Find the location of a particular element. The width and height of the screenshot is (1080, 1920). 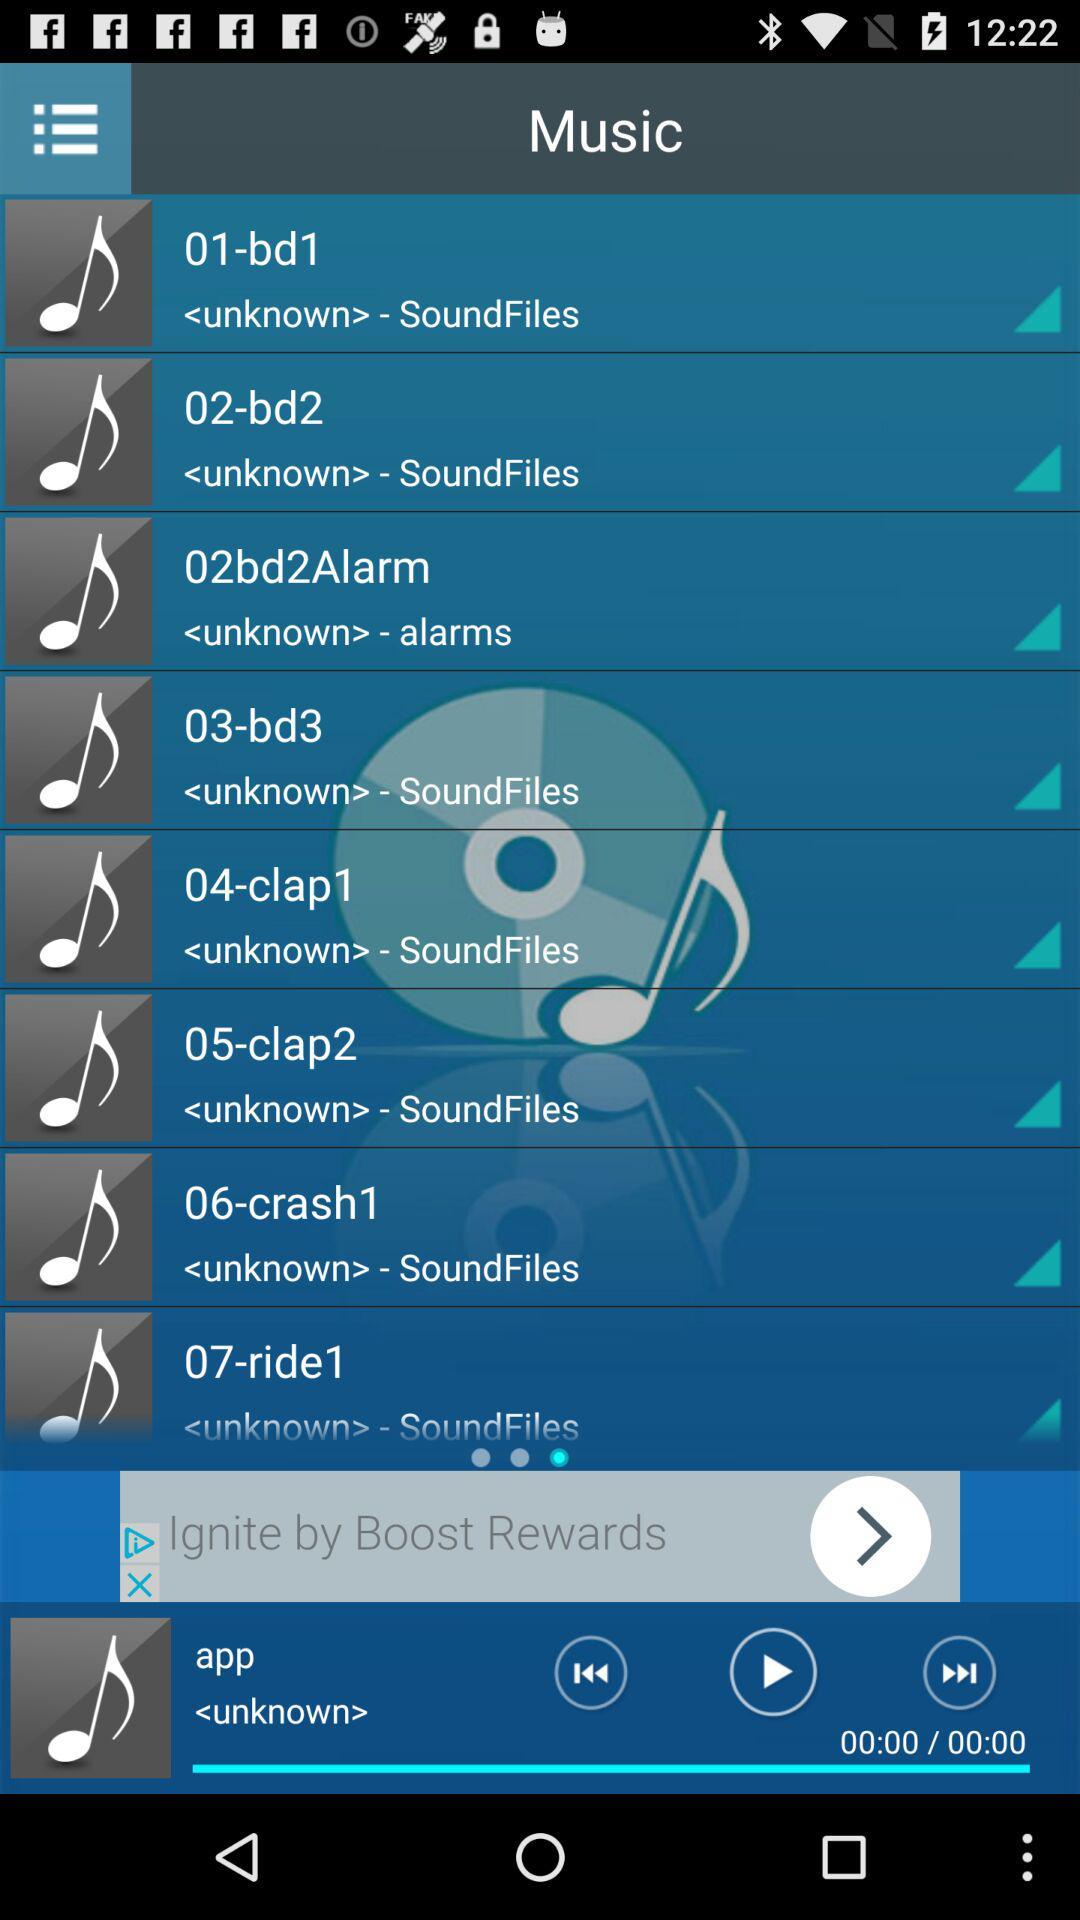

the av_rewind icon is located at coordinates (575, 1799).